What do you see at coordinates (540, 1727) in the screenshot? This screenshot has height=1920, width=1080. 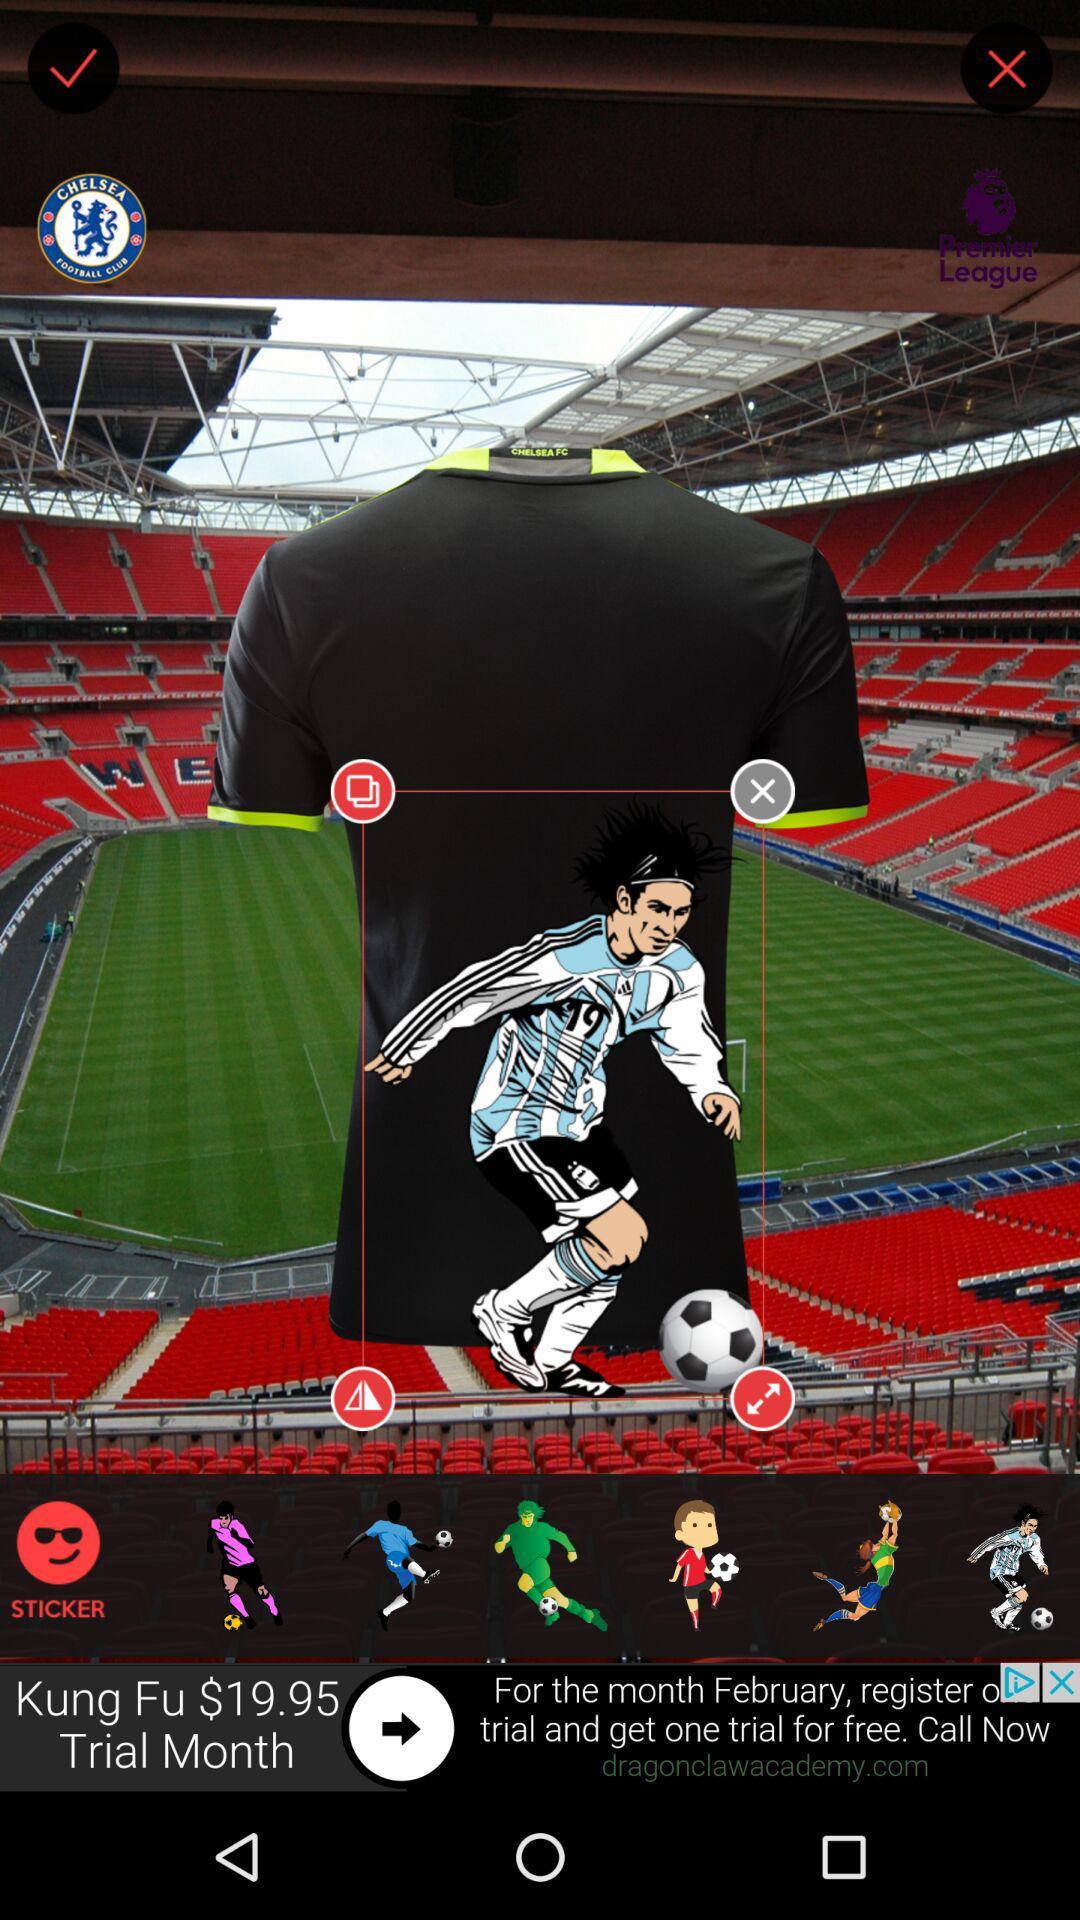 I see `new advertisement open box` at bounding box center [540, 1727].